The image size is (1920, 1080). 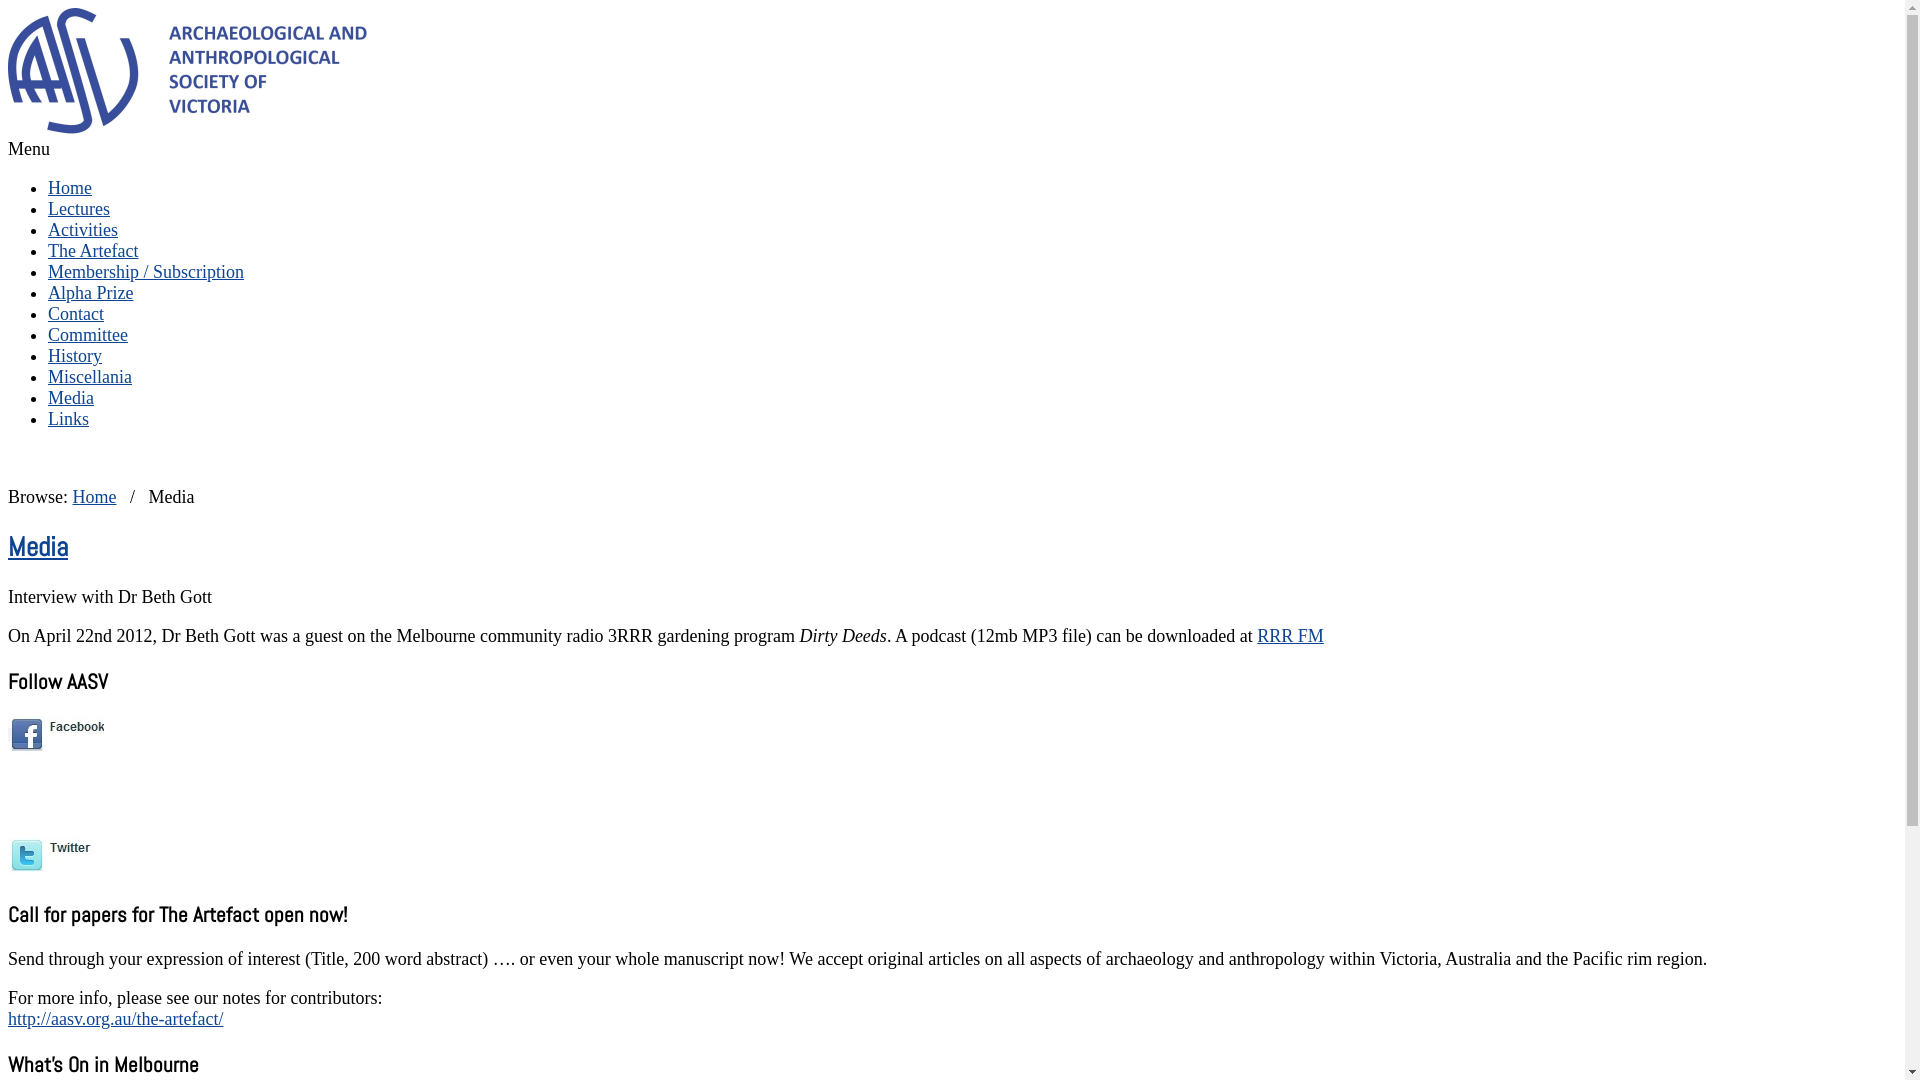 What do you see at coordinates (75, 354) in the screenshot?
I see `'History'` at bounding box center [75, 354].